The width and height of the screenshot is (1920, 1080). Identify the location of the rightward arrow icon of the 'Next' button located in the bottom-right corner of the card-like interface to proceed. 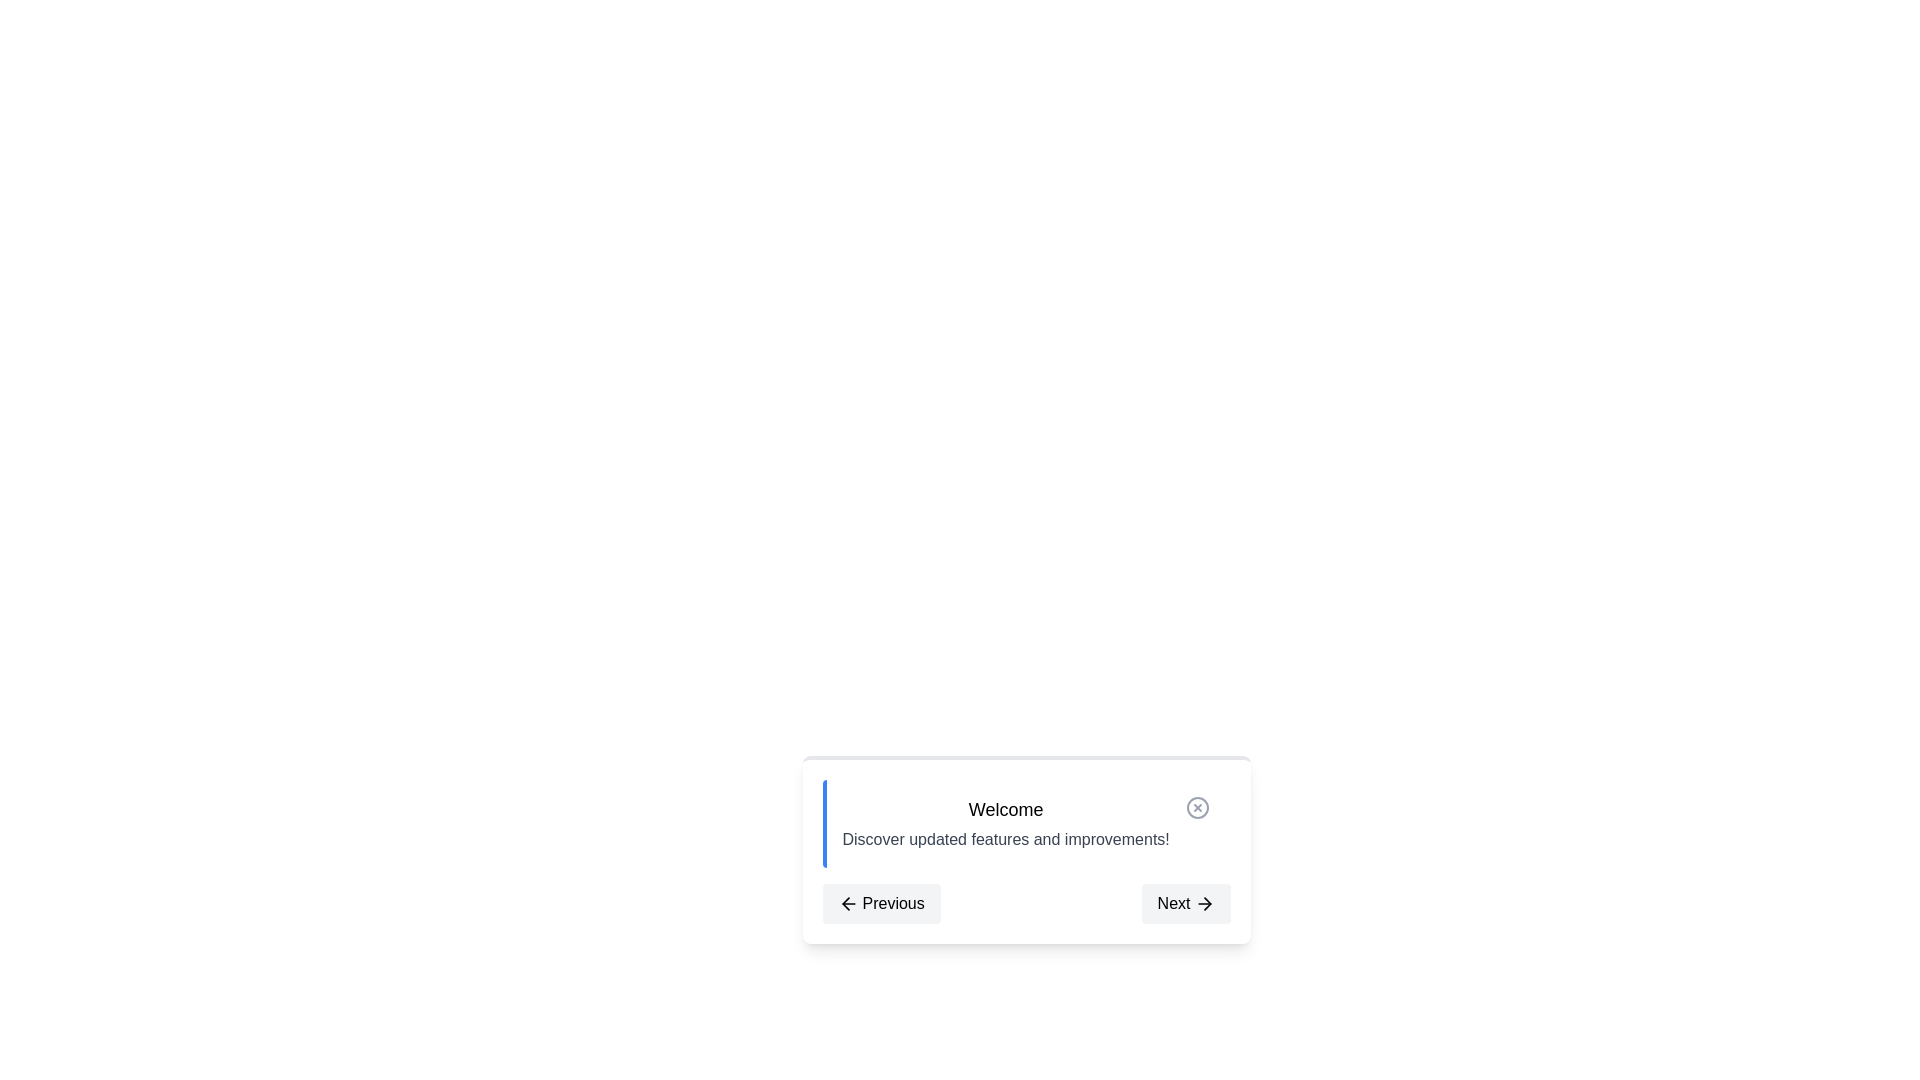
(1203, 903).